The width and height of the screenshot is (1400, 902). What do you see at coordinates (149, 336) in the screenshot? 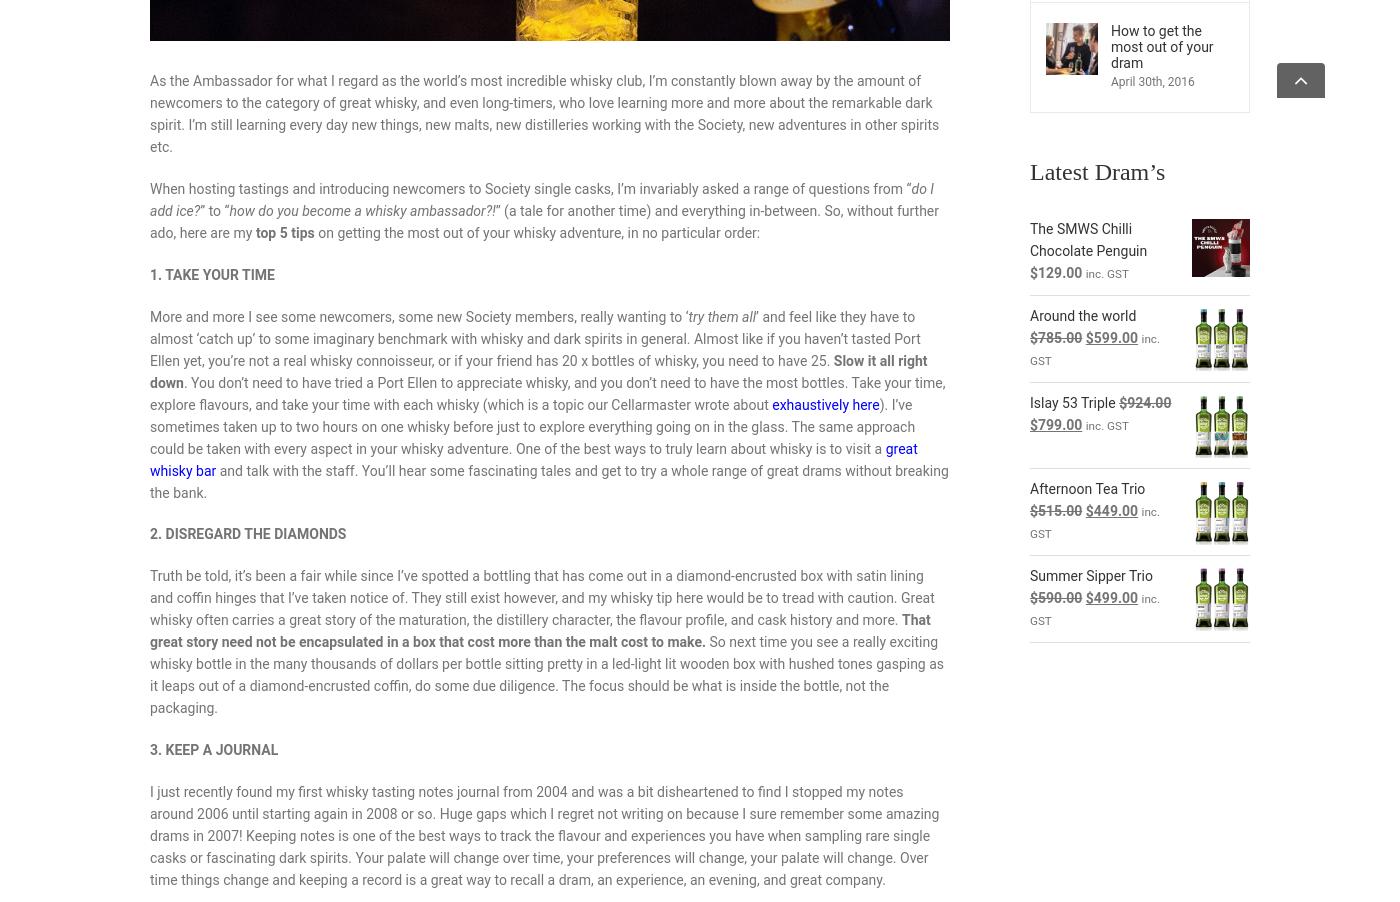
I see `'’ and feel like they have to almost ‘catch up’ to some imaginary benchmark with whisky and dark spirits in general. Almost like if you haven’t tasted Port Ellen yet, you’re not a real whisky connoisseur, or if your friend has 20 x bottles of whisky, you need to have 25.'` at bounding box center [149, 336].